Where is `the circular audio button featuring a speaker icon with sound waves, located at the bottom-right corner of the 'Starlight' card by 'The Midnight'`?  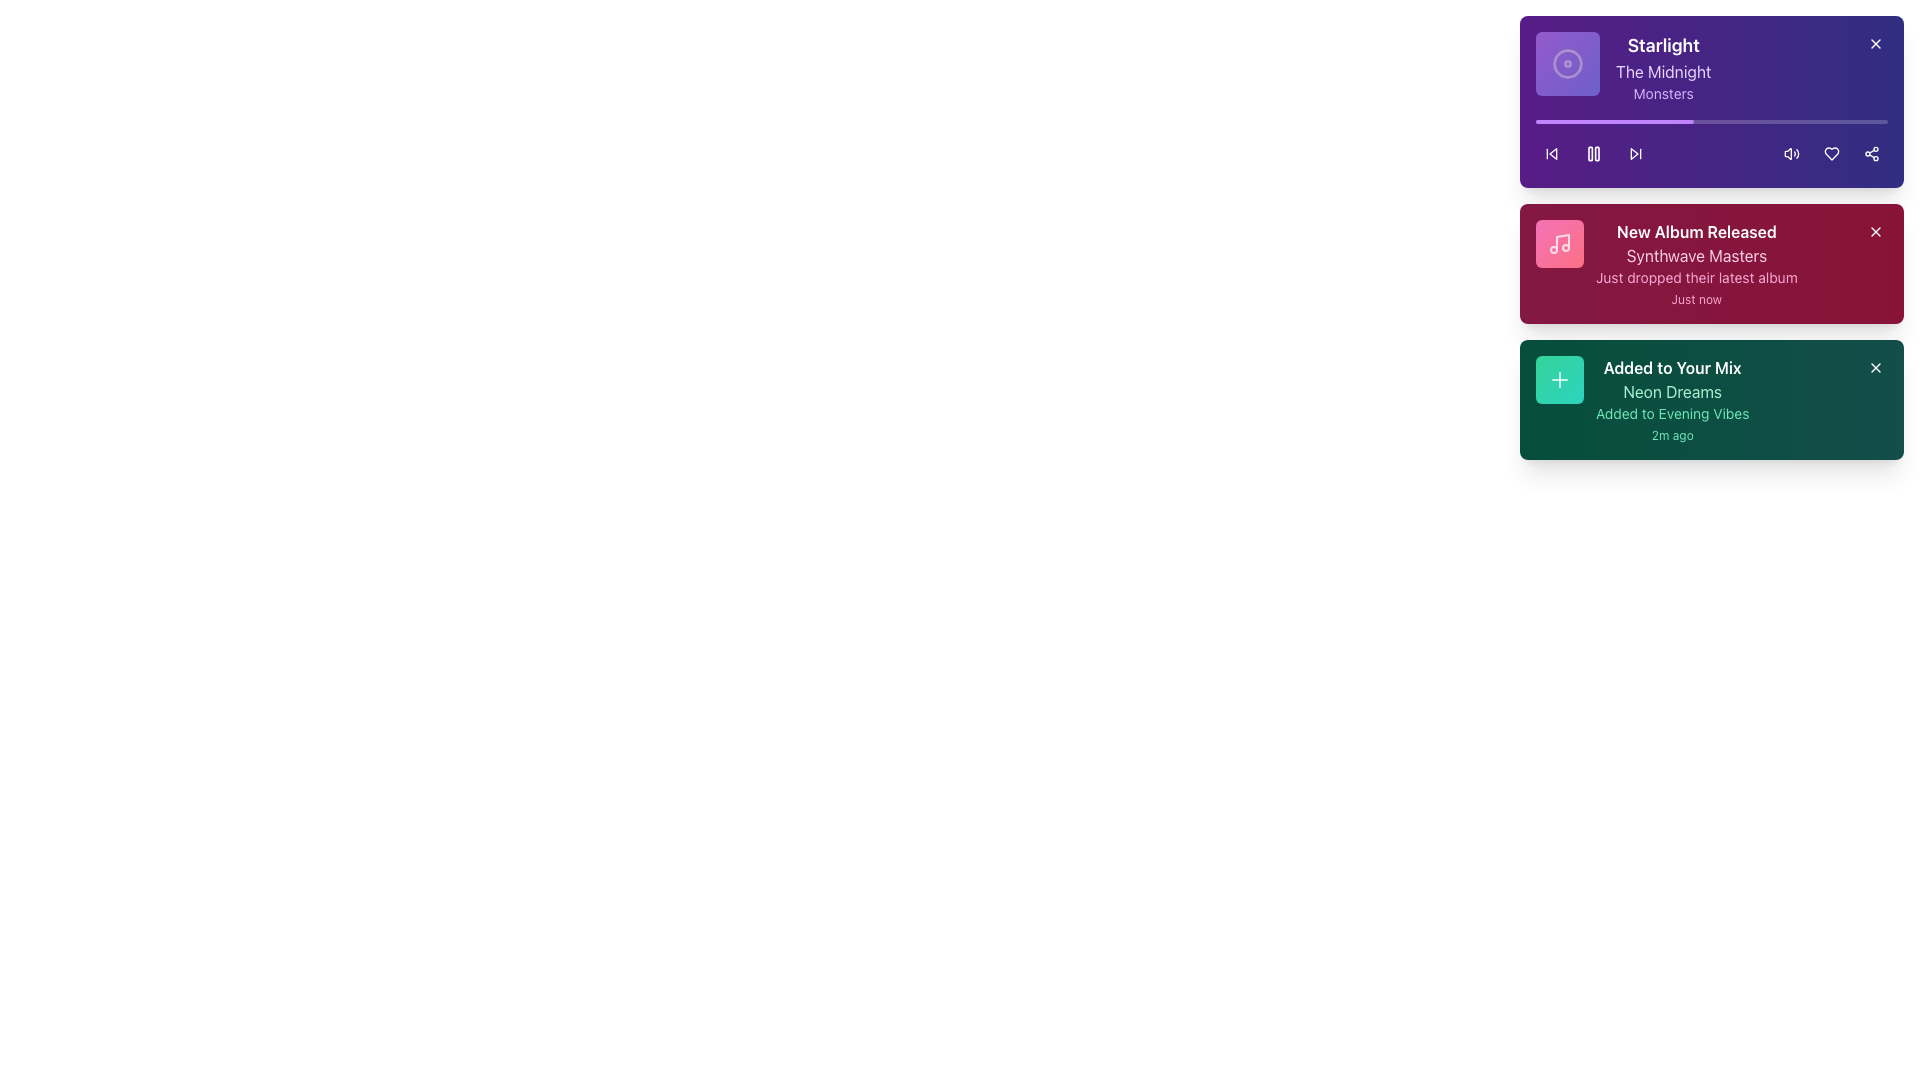 the circular audio button featuring a speaker icon with sound waves, located at the bottom-right corner of the 'Starlight' card by 'The Midnight' is located at coordinates (1791, 153).